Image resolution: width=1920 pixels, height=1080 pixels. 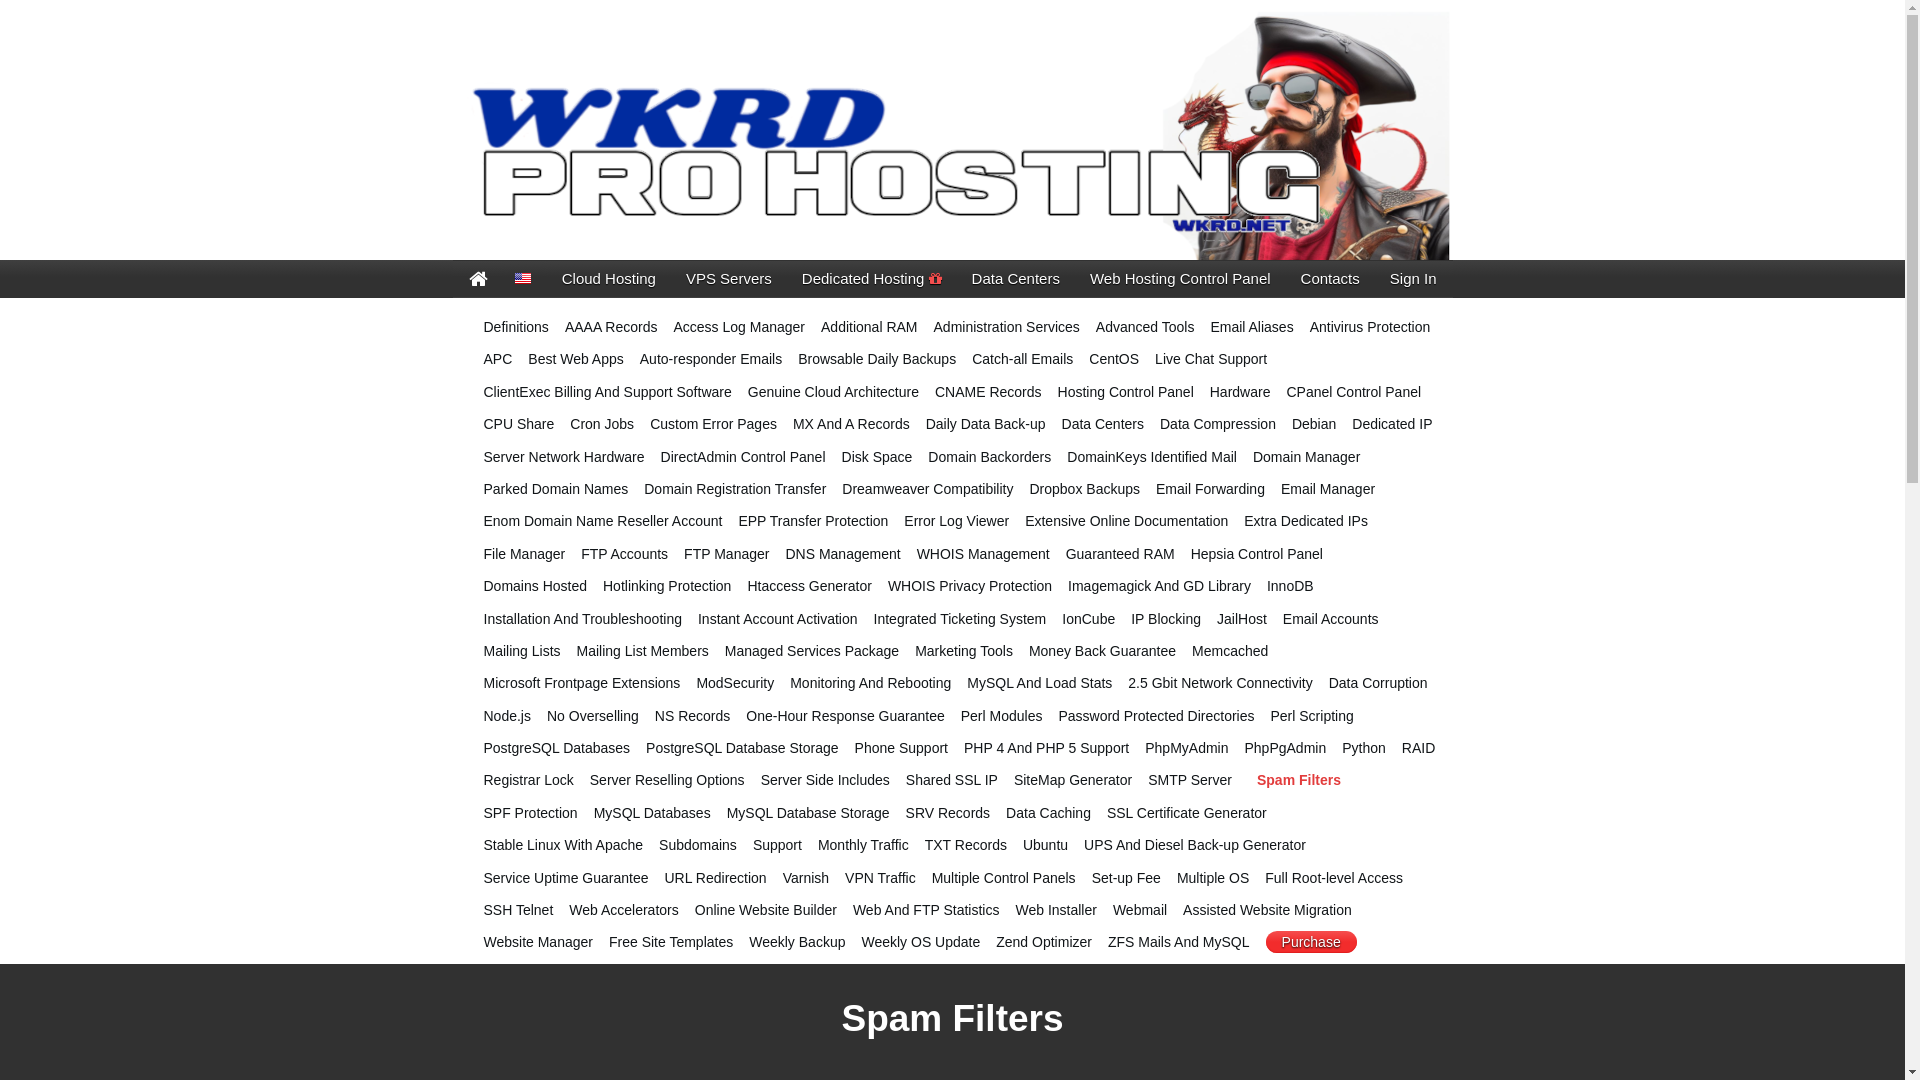 I want to click on 'Perl Modules', so click(x=1002, y=715).